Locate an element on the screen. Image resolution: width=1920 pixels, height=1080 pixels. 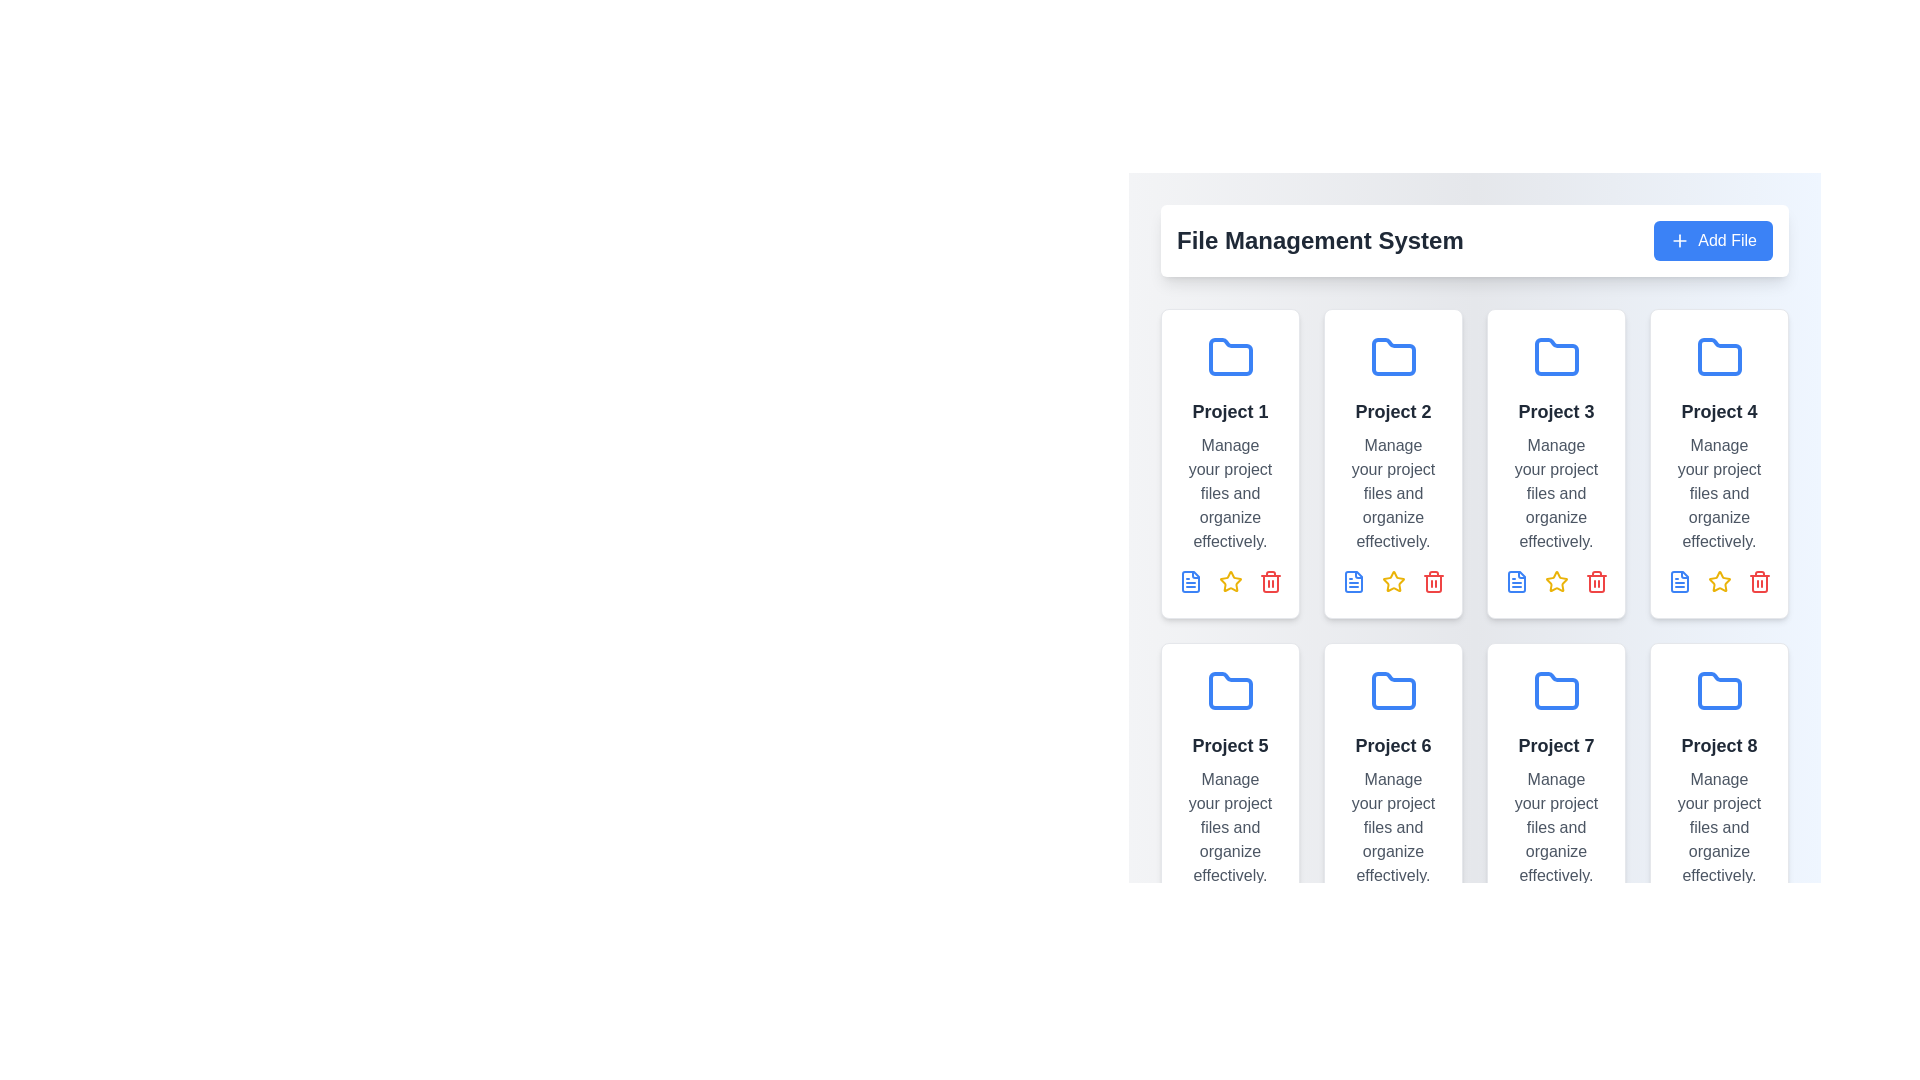
the blue outlined folder icon within the 'Project 2' card is located at coordinates (1392, 356).